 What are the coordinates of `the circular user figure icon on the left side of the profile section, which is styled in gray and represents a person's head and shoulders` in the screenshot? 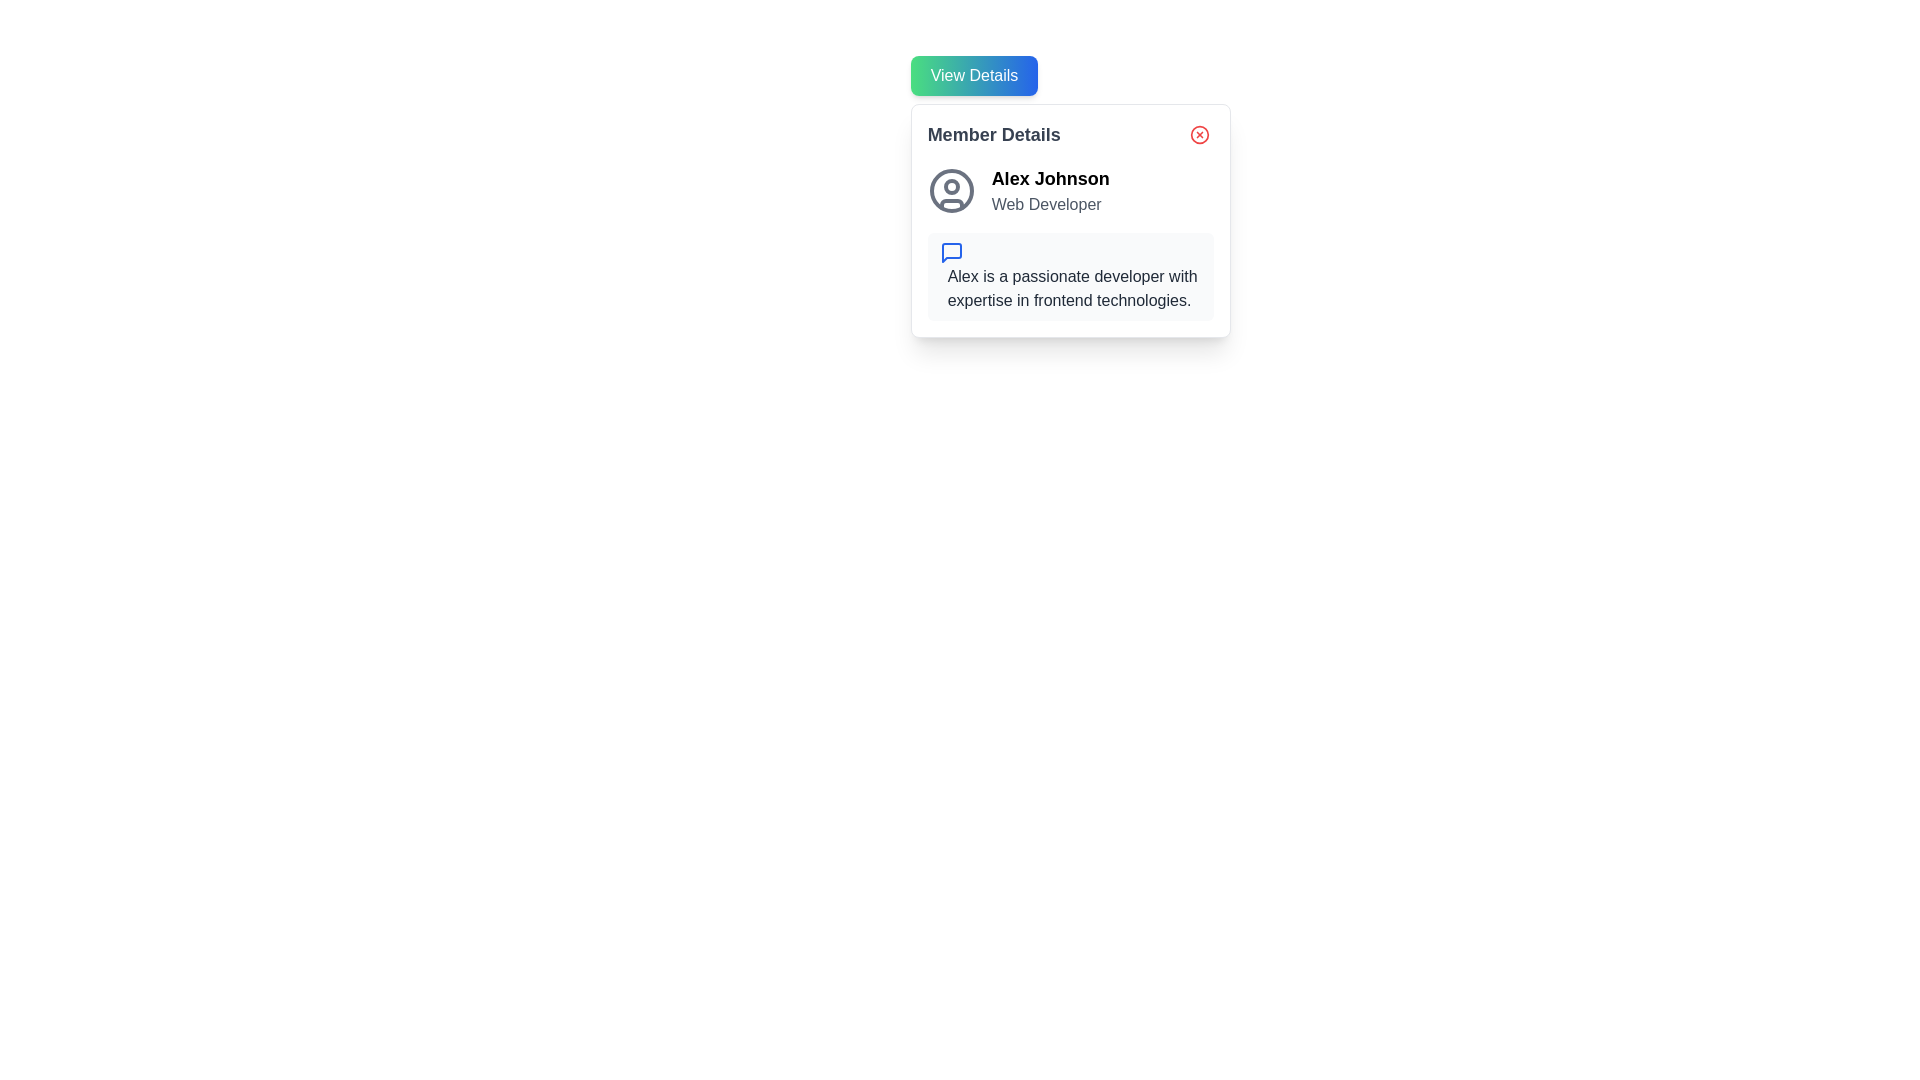 It's located at (950, 191).